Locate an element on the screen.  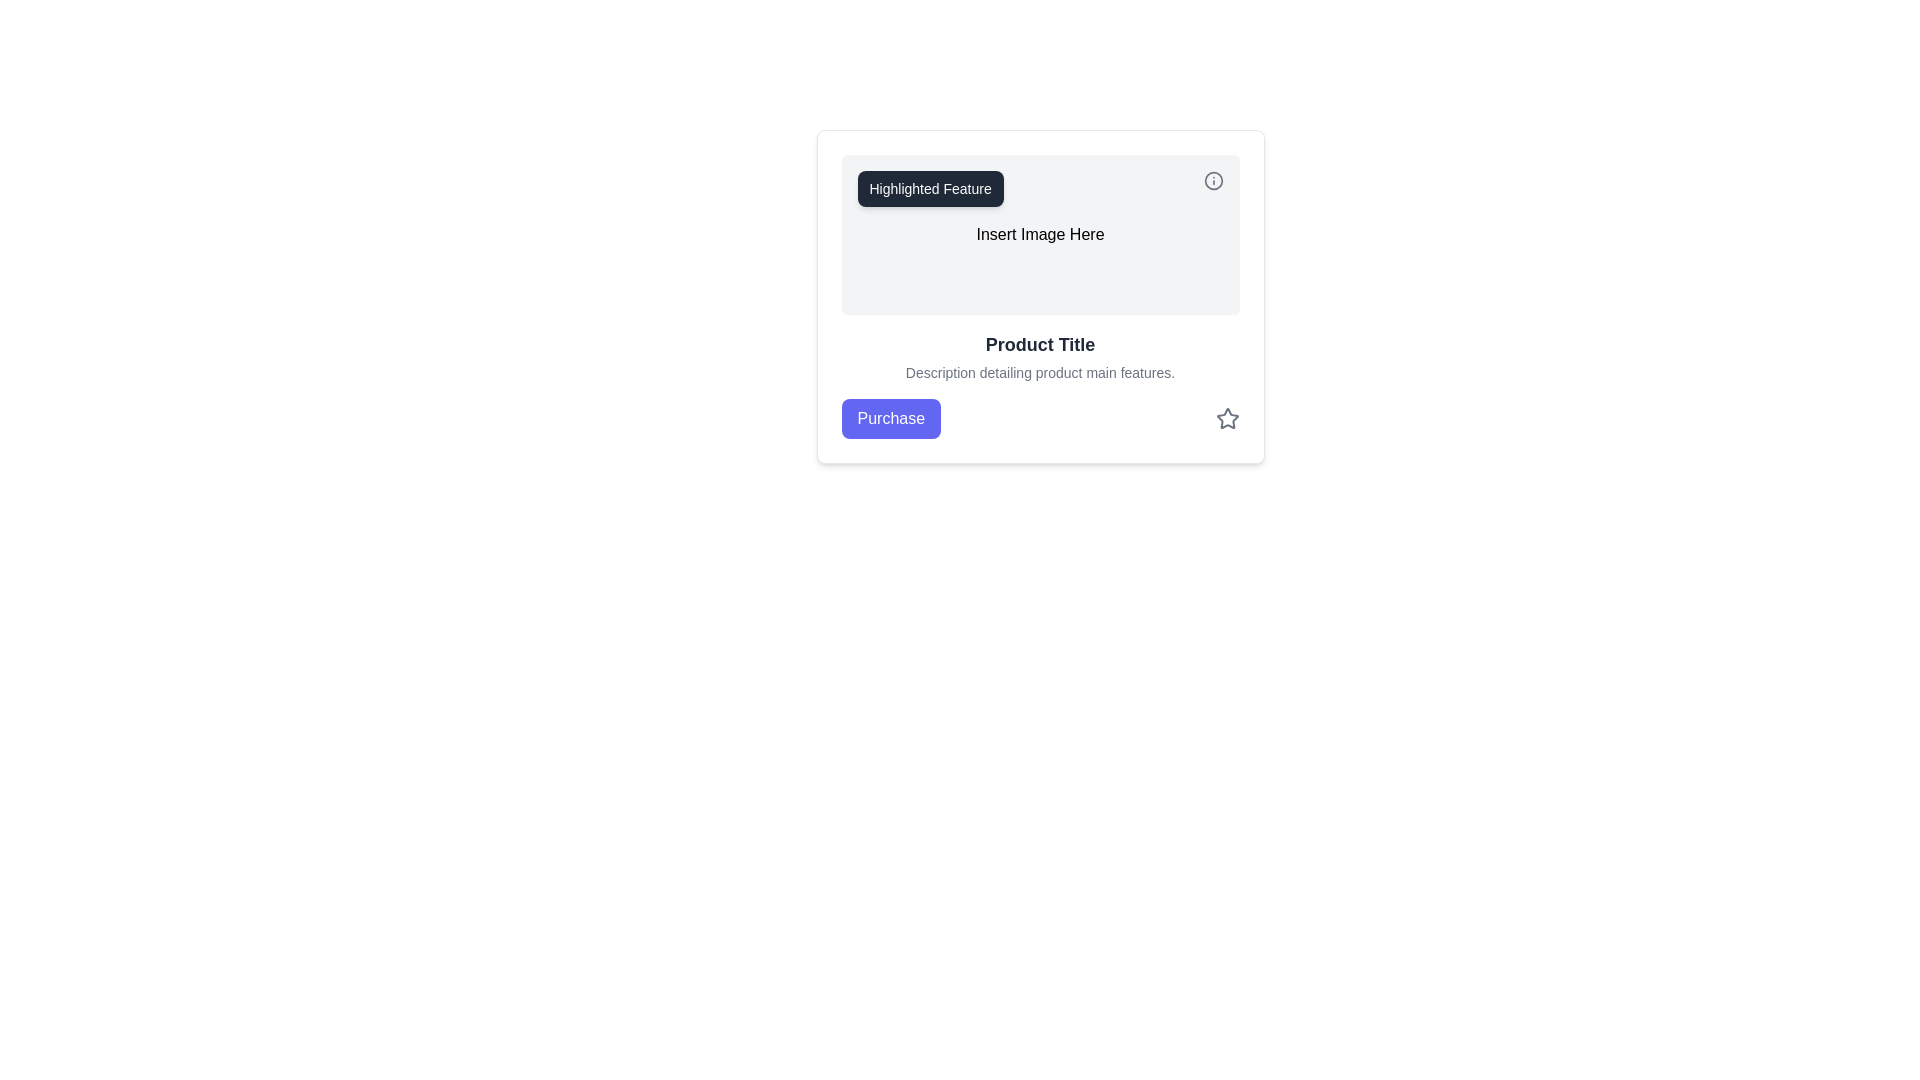
textual description below the 'Product Title' which contains the phrase 'Description detailing product main features.' is located at coordinates (1040, 373).